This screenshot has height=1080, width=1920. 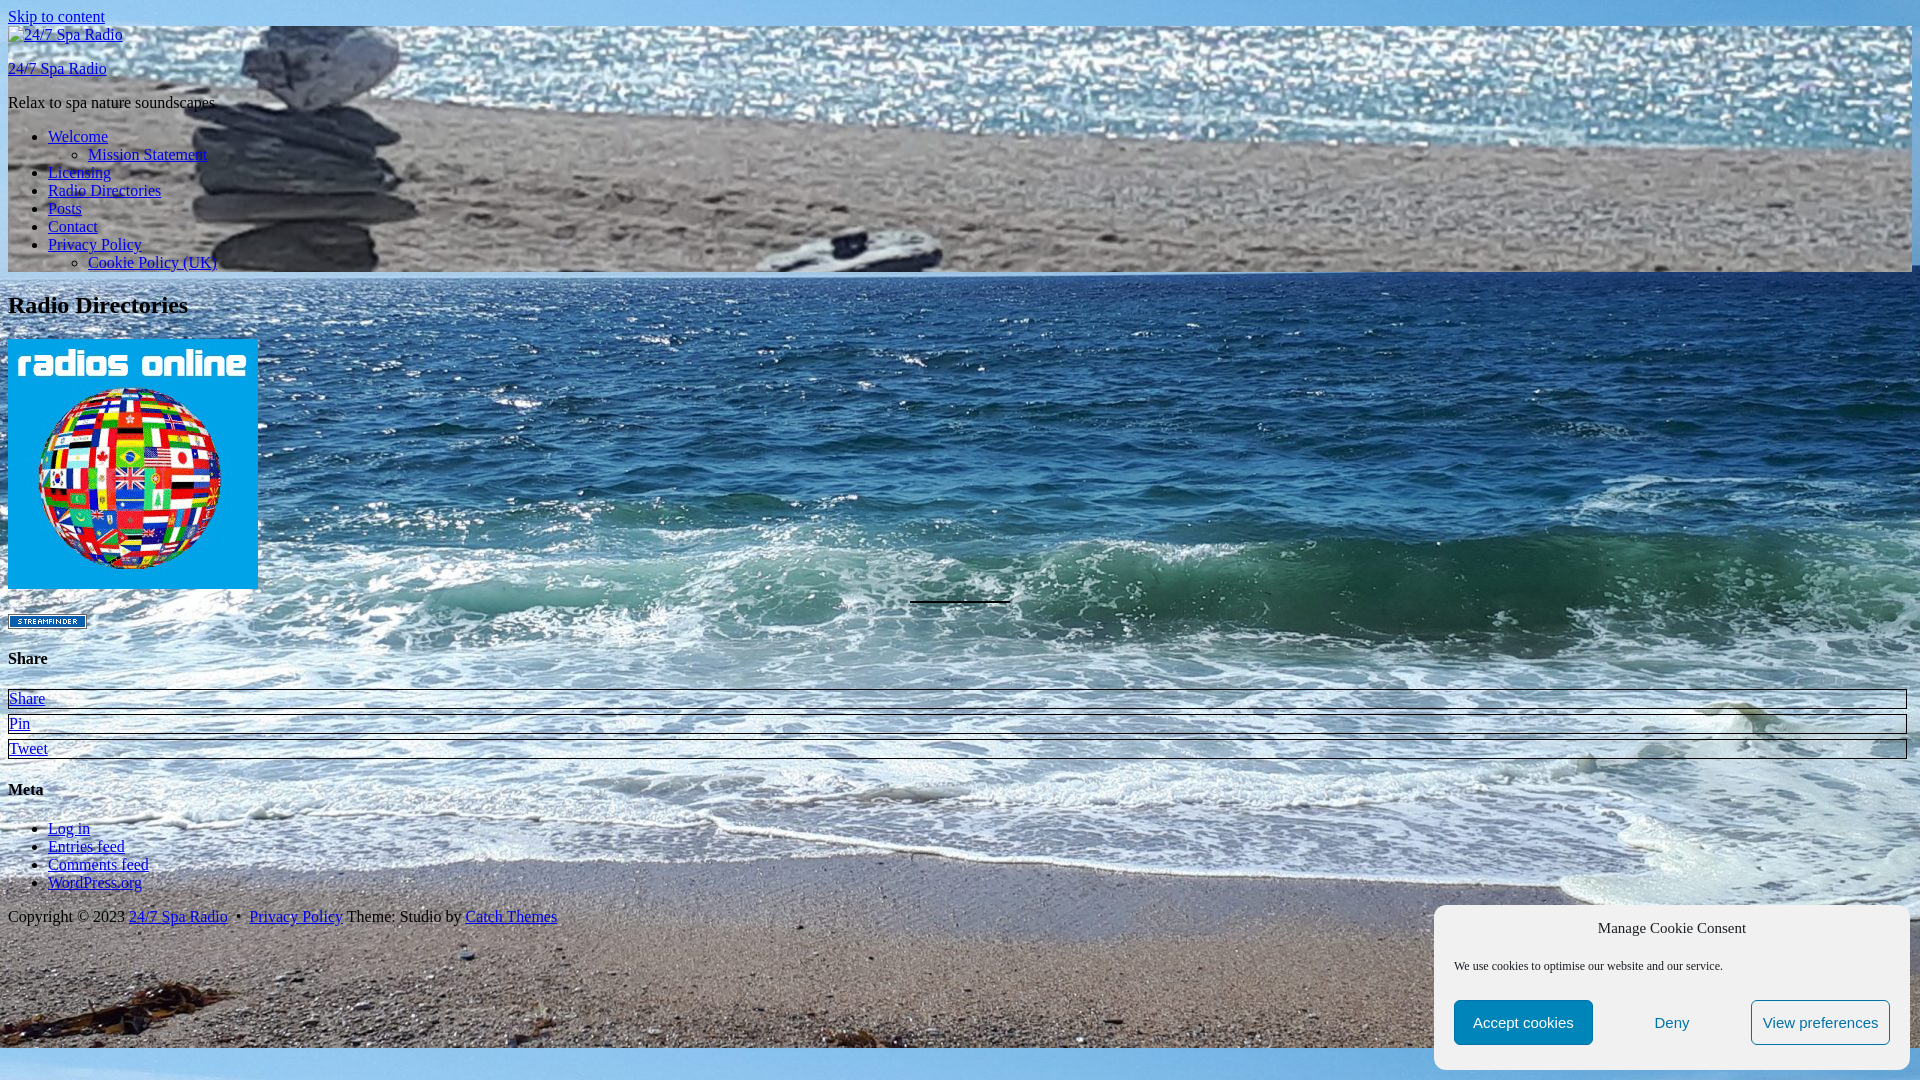 What do you see at coordinates (94, 881) in the screenshot?
I see `'WordPress.org'` at bounding box center [94, 881].